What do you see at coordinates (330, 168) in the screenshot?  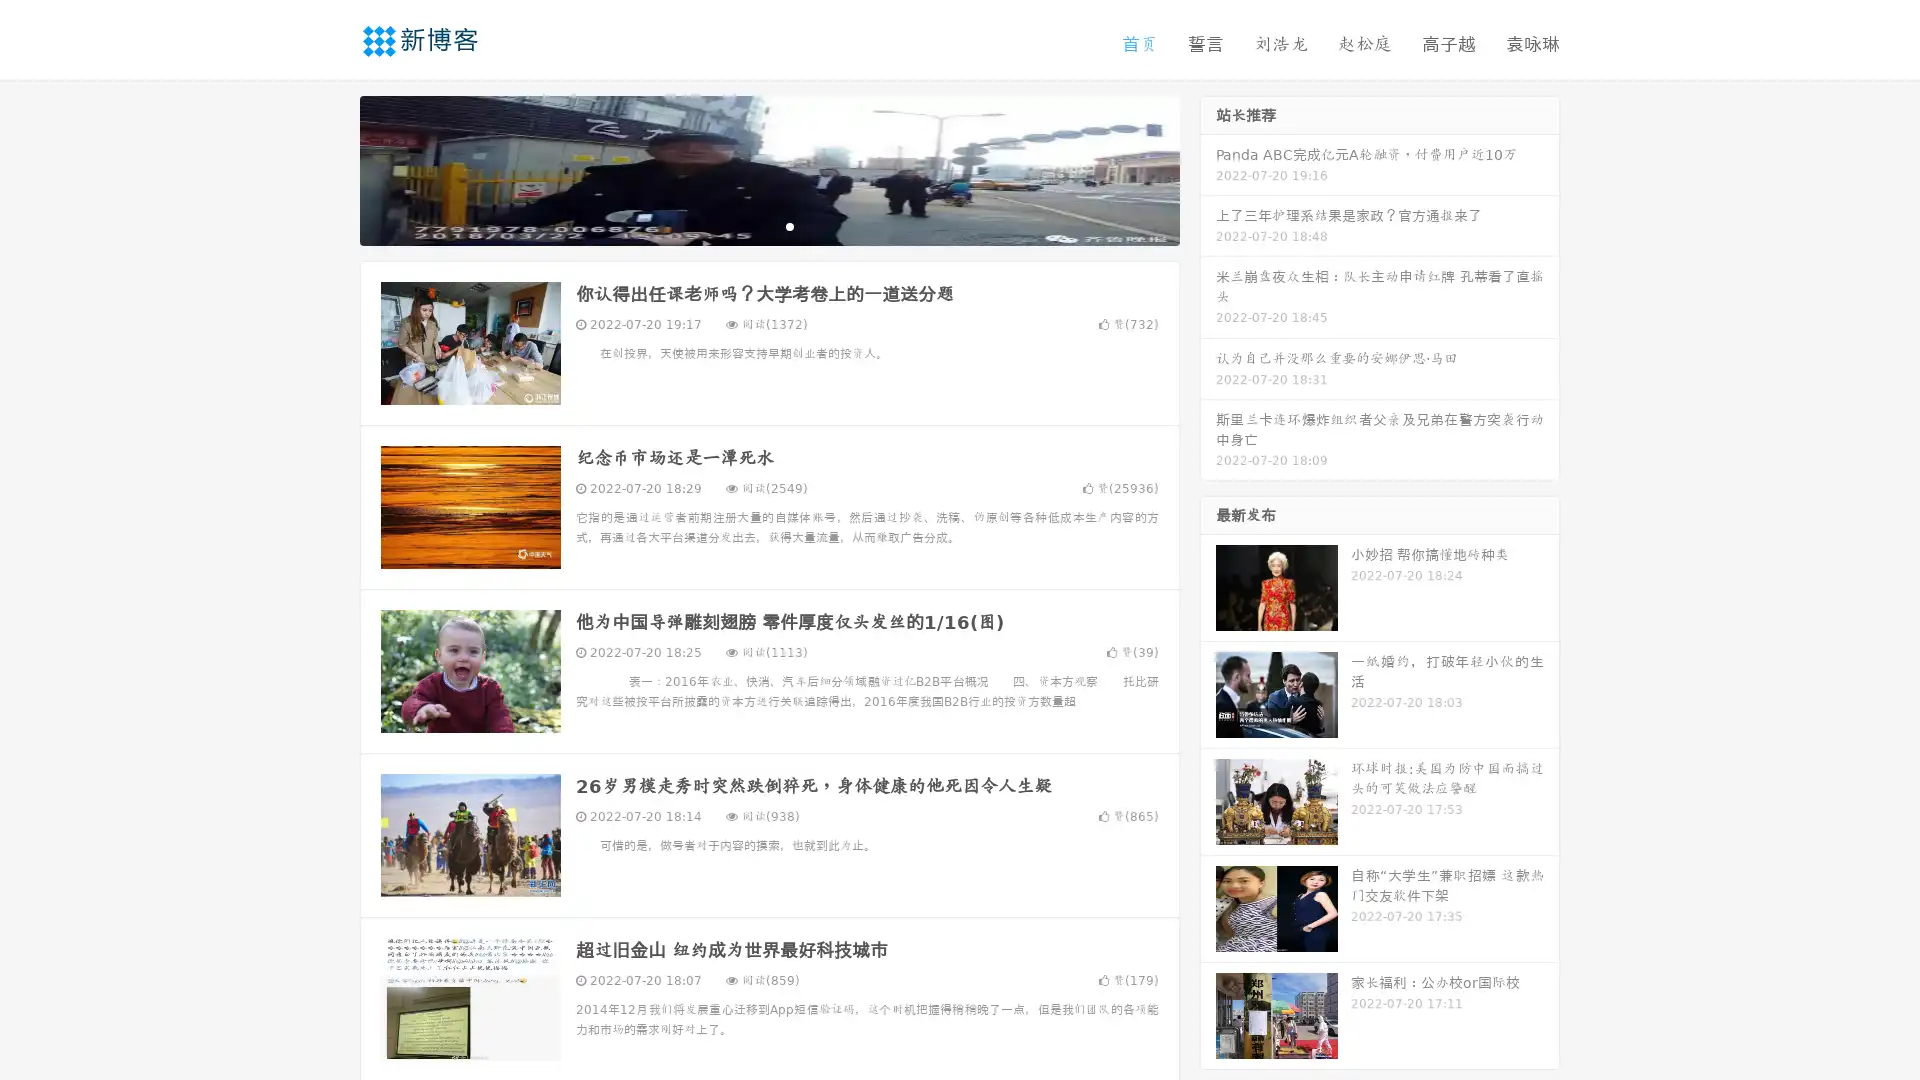 I see `Previous slide` at bounding box center [330, 168].